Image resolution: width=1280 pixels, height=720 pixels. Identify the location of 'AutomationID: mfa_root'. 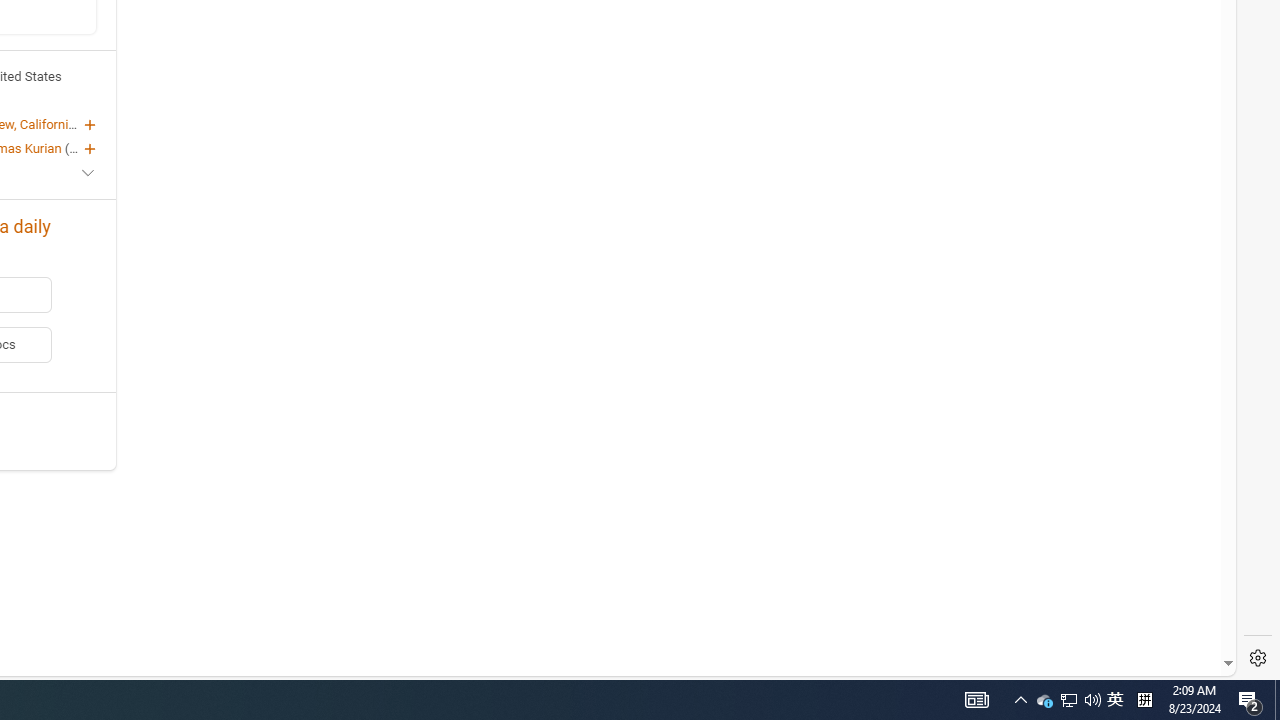
(1153, 602).